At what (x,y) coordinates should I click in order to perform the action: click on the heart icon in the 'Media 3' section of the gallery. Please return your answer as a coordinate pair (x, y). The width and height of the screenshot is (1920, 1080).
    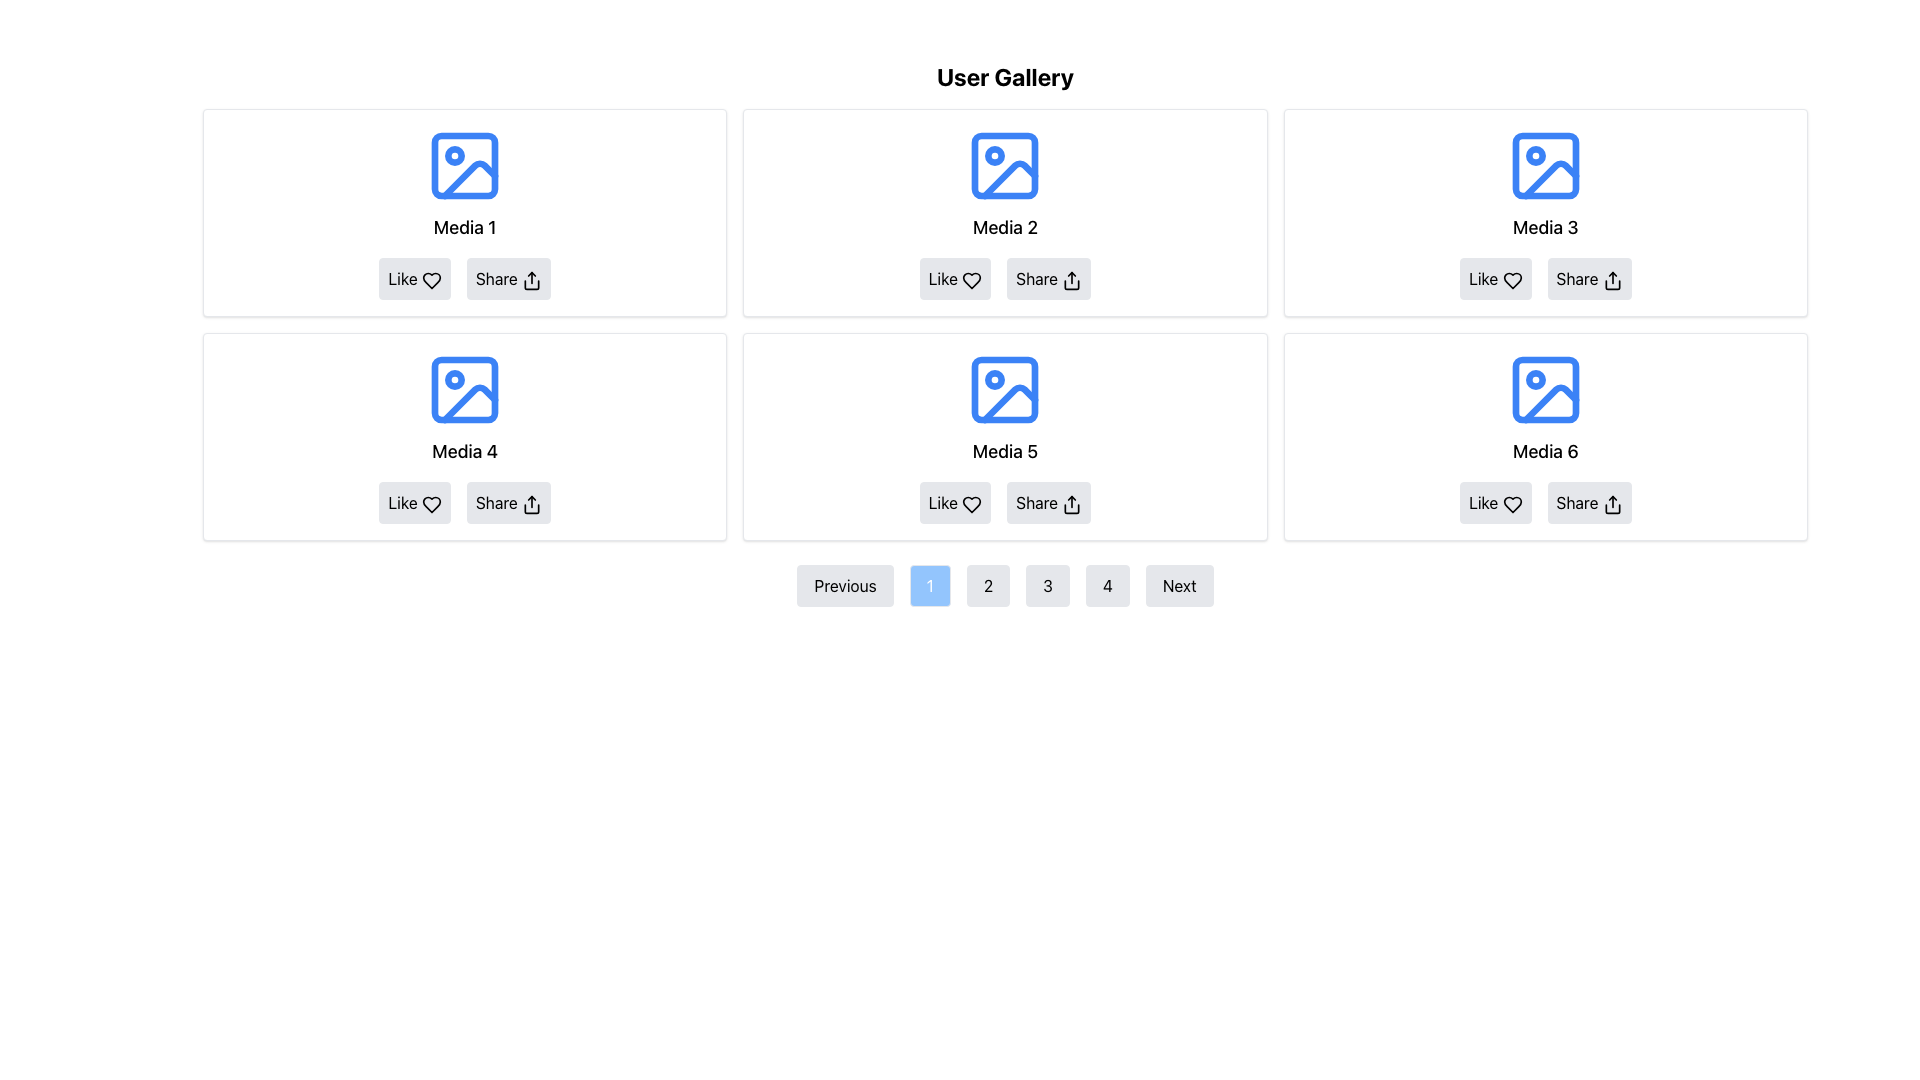
    Looking at the image, I should click on (1512, 280).